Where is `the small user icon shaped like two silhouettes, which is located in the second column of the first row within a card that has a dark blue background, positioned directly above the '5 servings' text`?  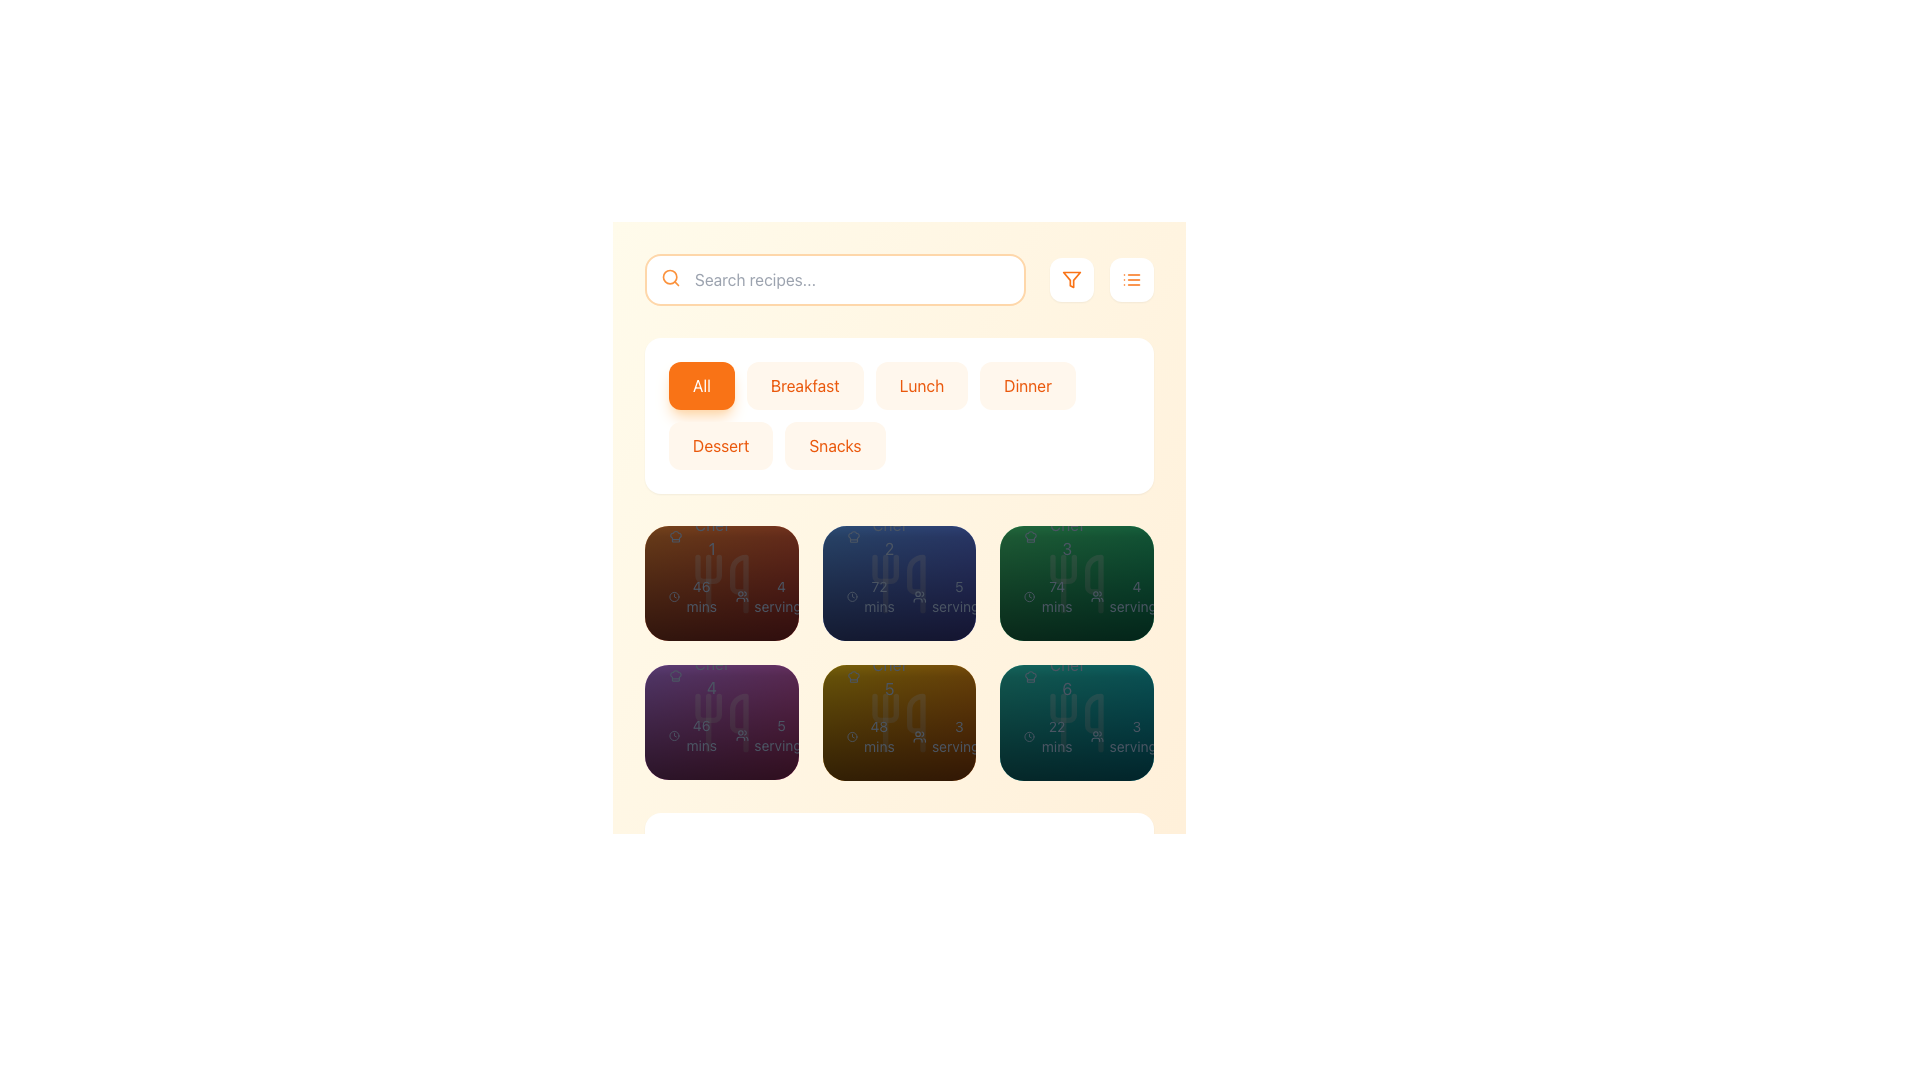
the small user icon shaped like two silhouettes, which is located in the second column of the first row within a card that has a dark blue background, positioned directly above the '5 servings' text is located at coordinates (919, 596).